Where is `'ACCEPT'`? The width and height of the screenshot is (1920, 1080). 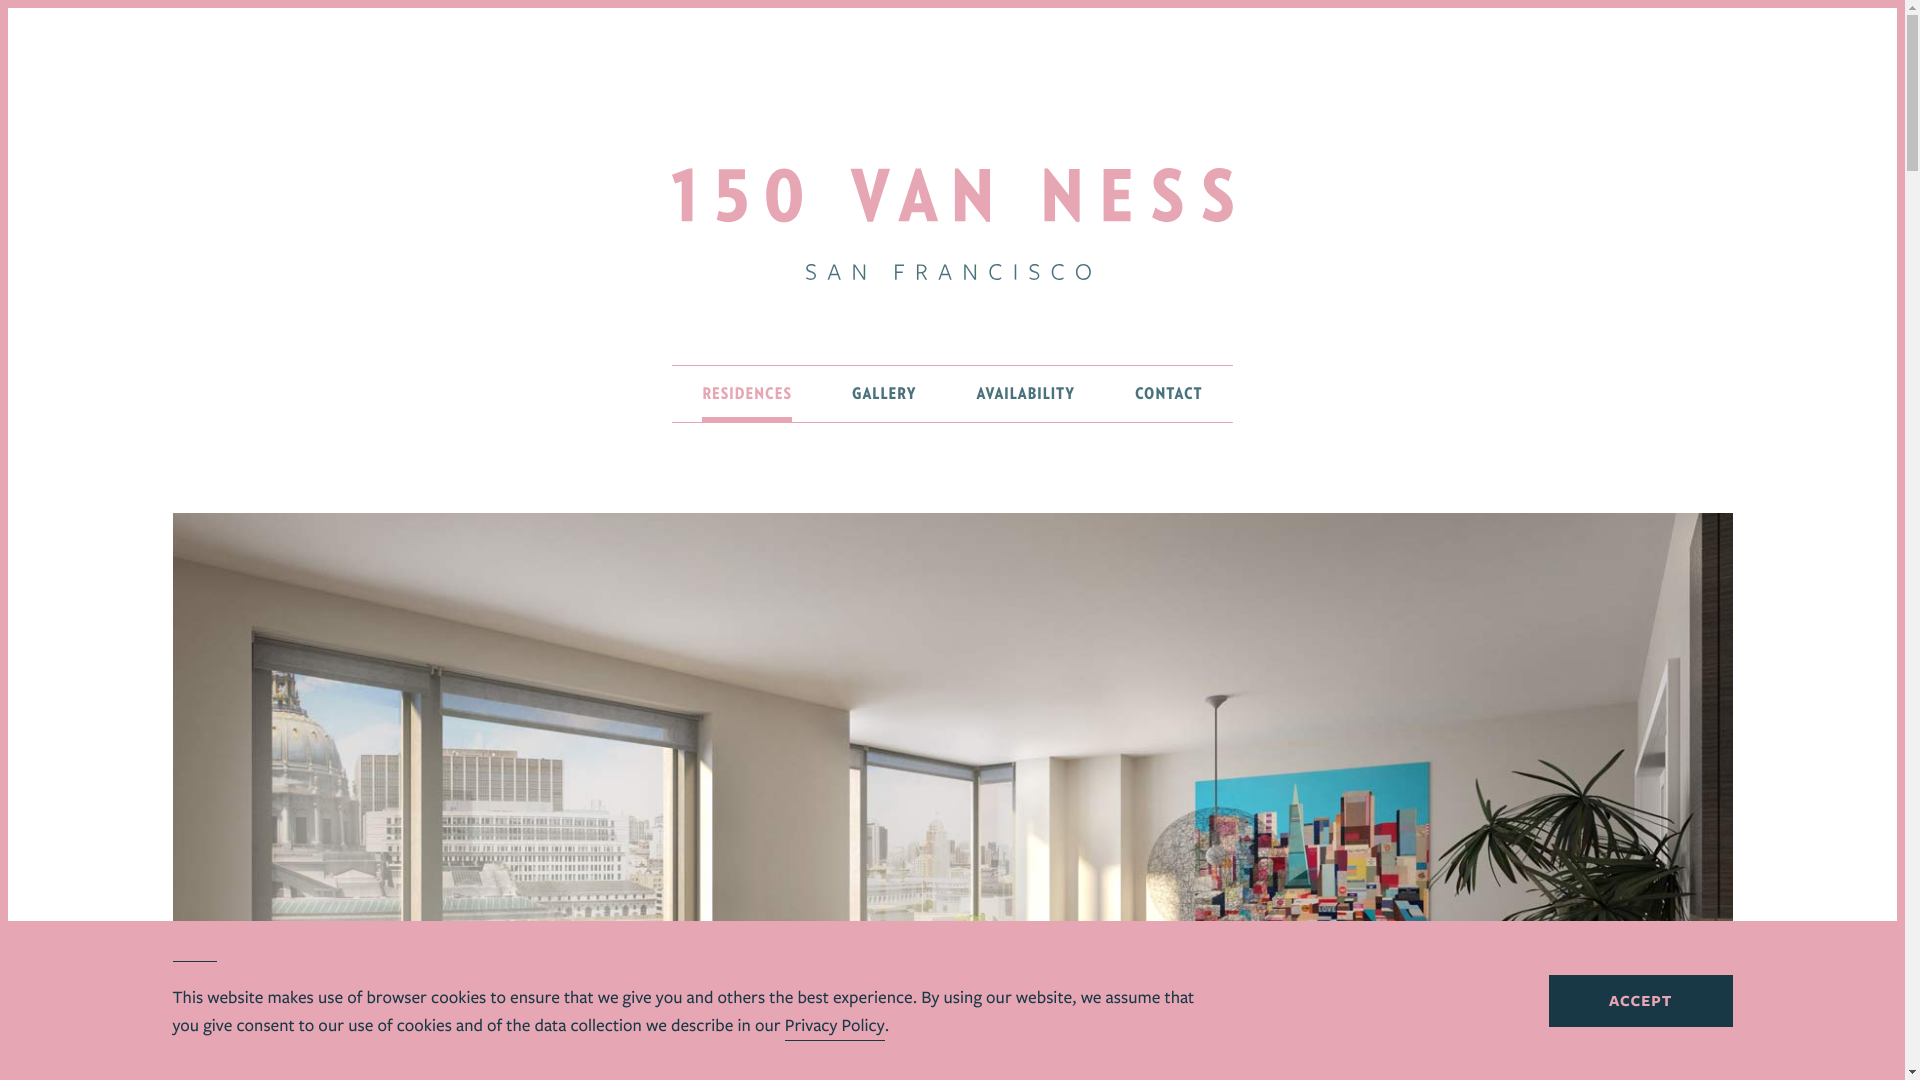
'ACCEPT' is located at coordinates (1641, 1001).